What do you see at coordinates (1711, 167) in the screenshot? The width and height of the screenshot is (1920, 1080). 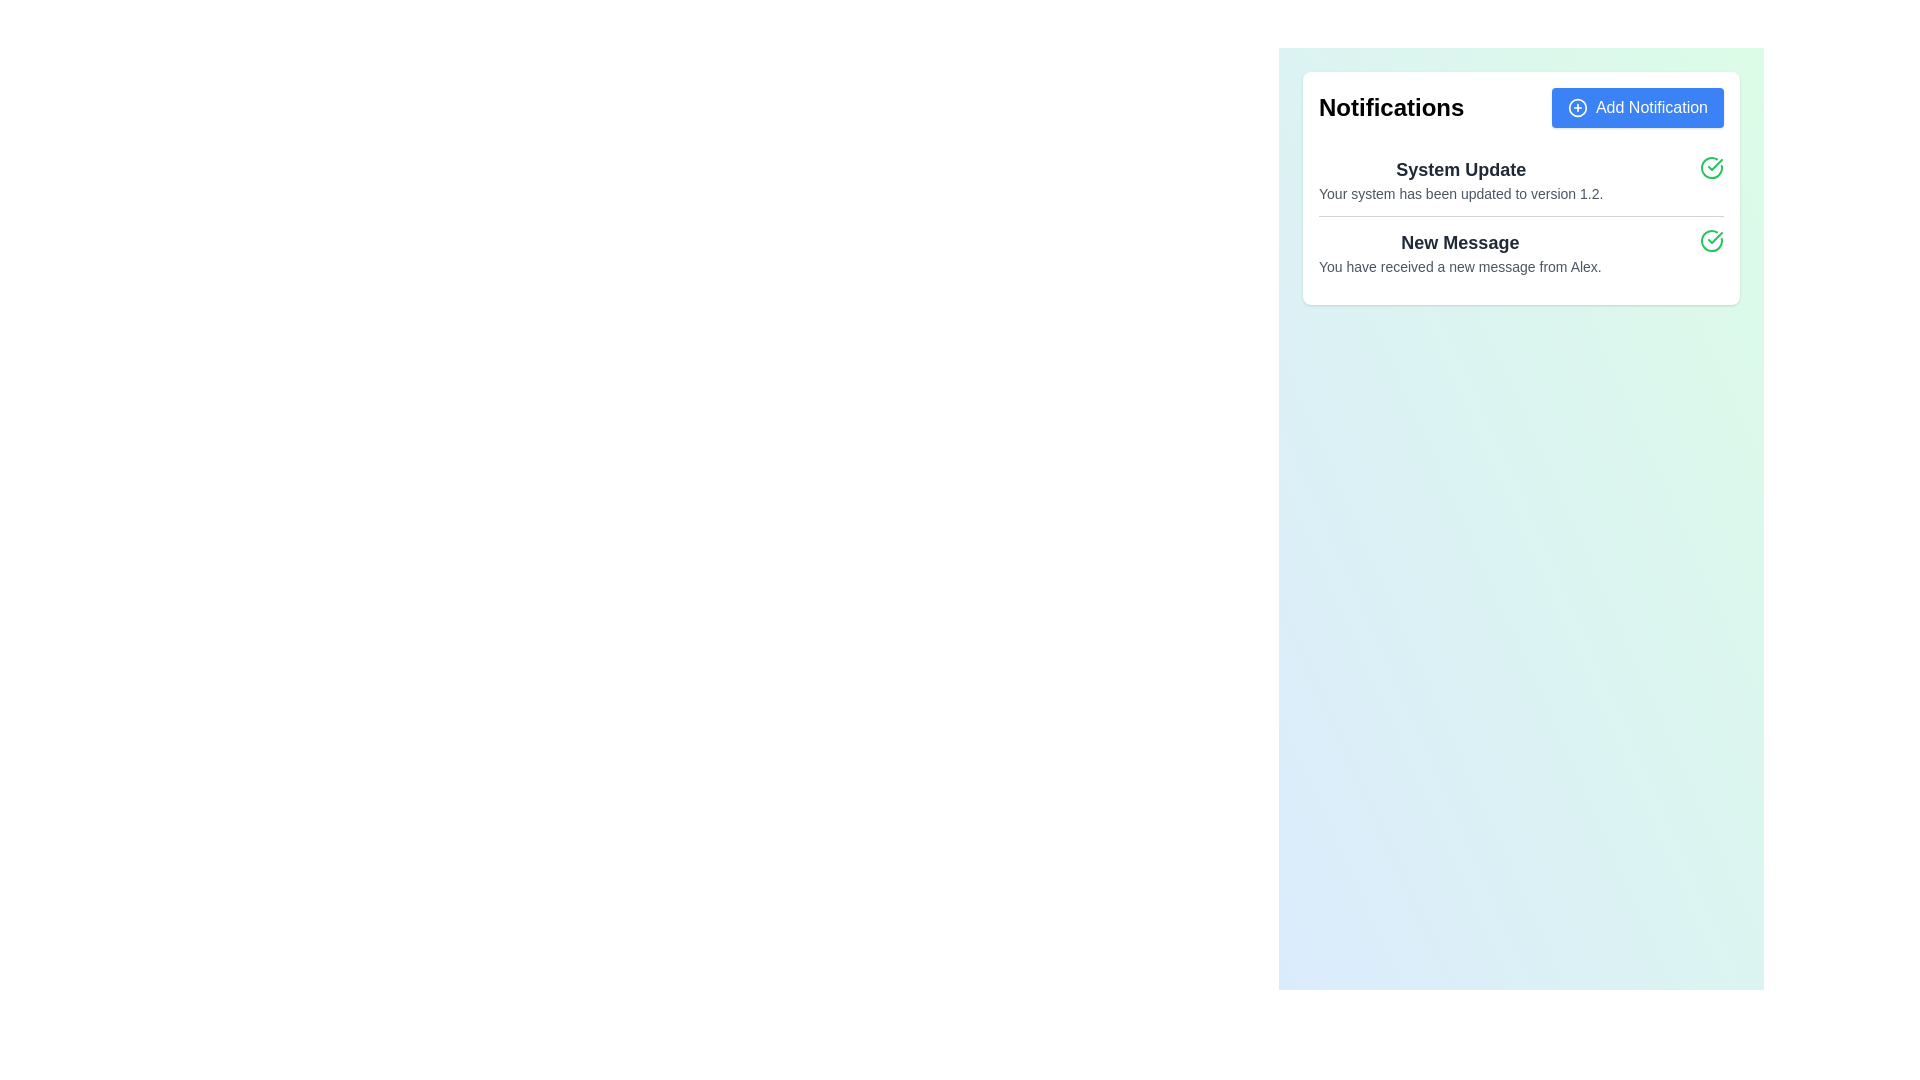 I see `the graphic element indicating confirmation or success within the SVG icon, located to the right end of the 'New Message' notification text` at bounding box center [1711, 167].